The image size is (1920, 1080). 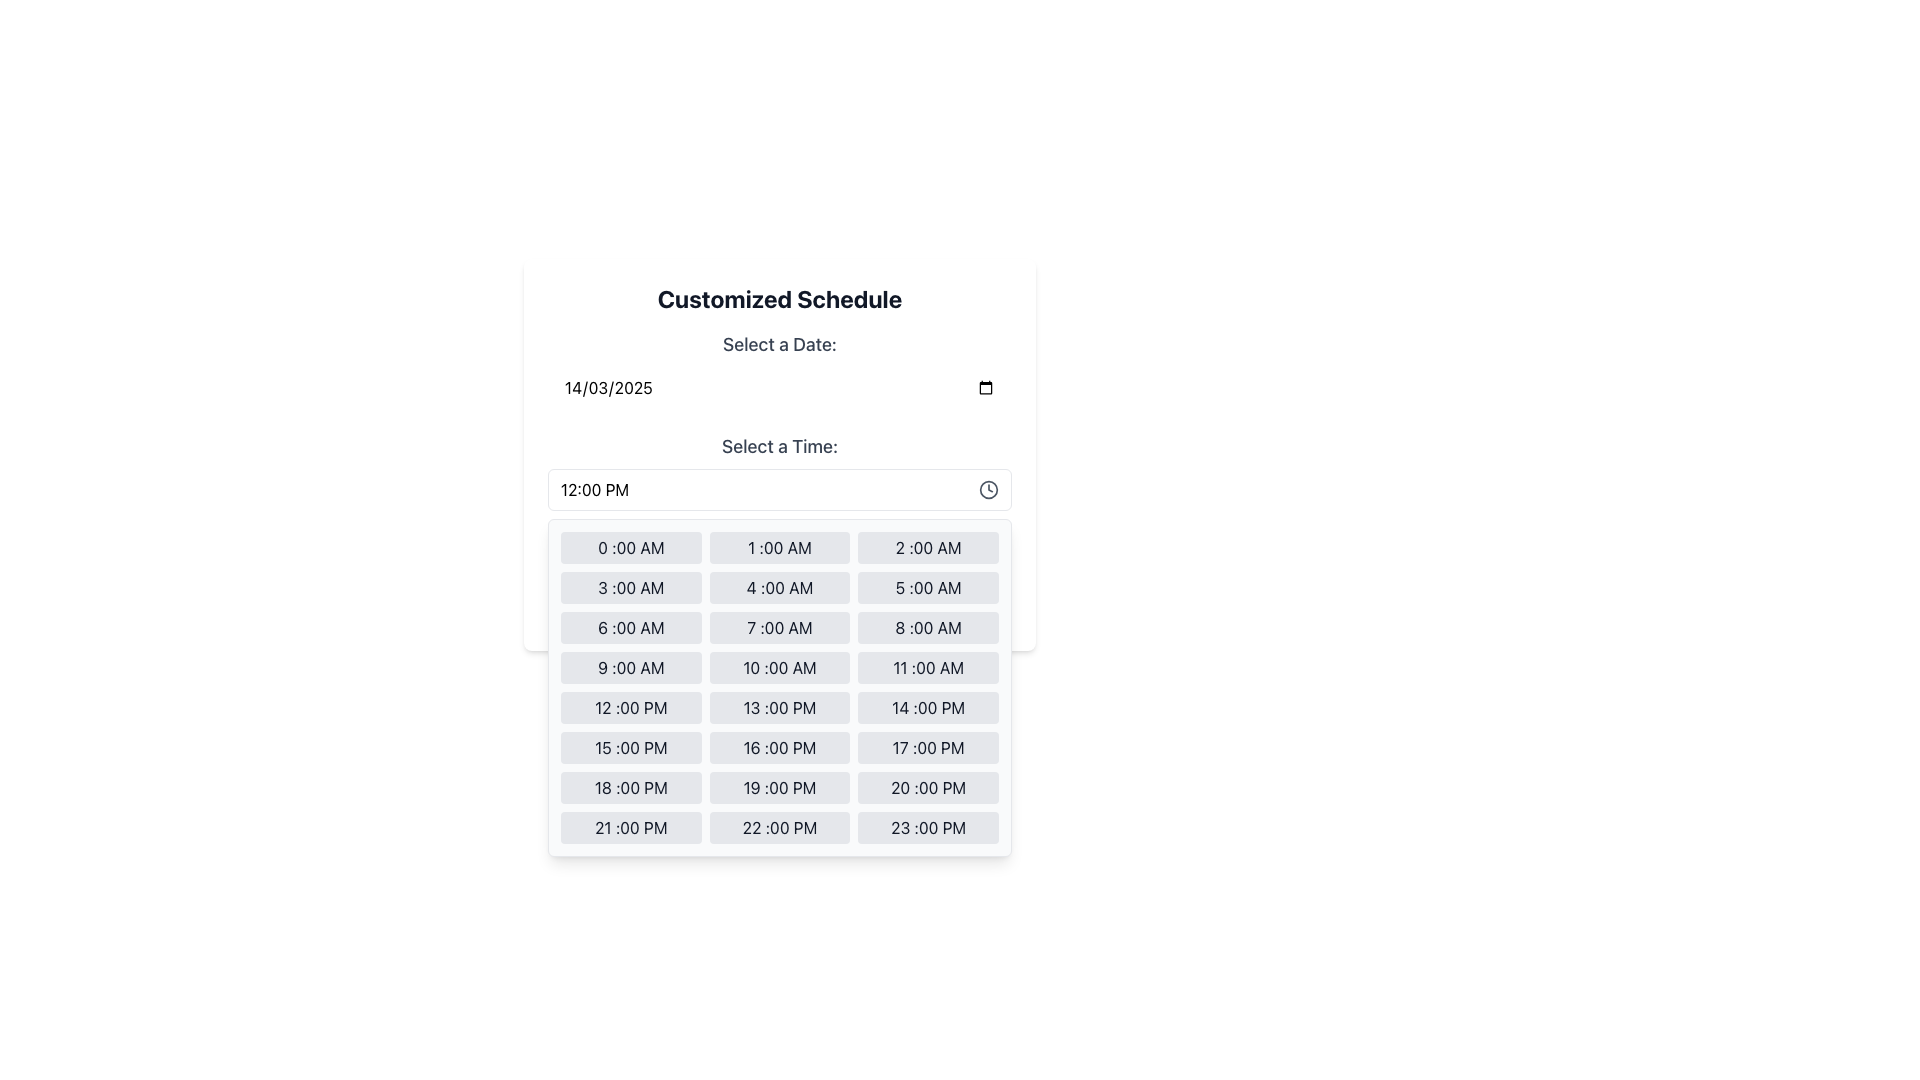 What do you see at coordinates (778, 370) in the screenshot?
I see `the Date Picker Input field labeled 'Select a Date:'` at bounding box center [778, 370].